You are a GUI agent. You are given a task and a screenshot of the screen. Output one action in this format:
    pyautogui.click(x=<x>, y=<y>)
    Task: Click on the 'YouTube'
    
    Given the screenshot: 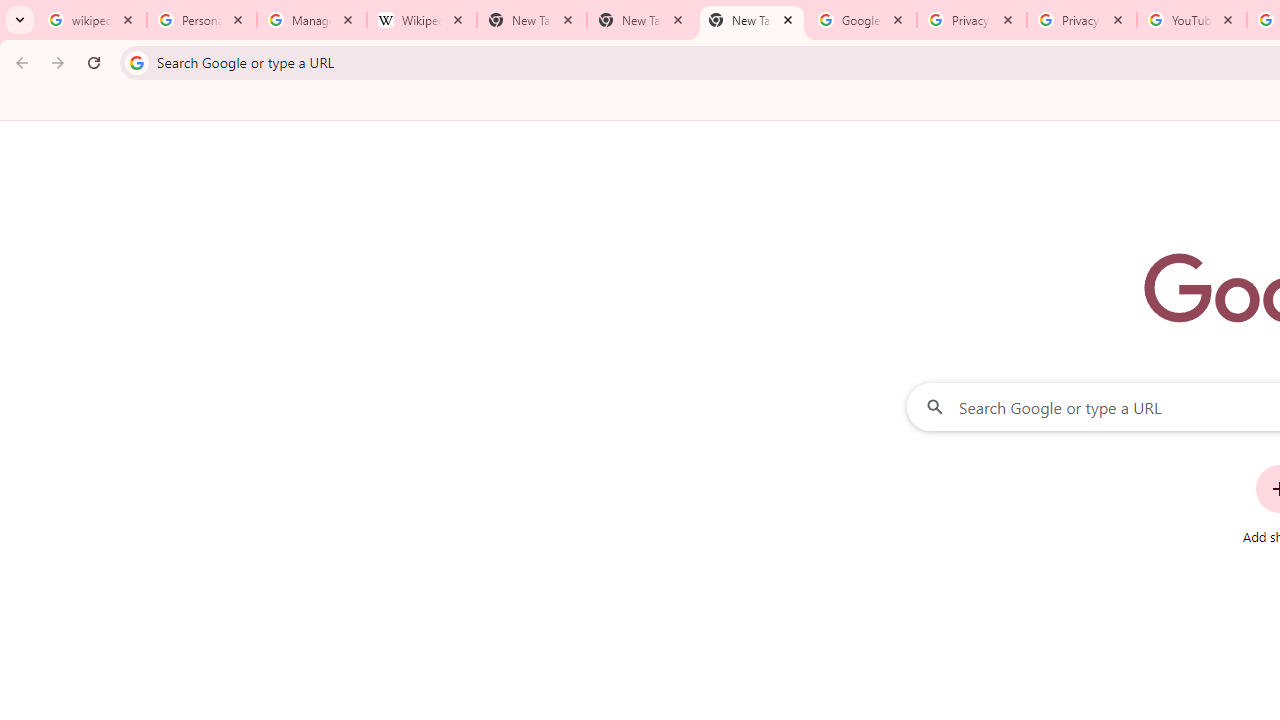 What is the action you would take?
    pyautogui.click(x=1191, y=20)
    